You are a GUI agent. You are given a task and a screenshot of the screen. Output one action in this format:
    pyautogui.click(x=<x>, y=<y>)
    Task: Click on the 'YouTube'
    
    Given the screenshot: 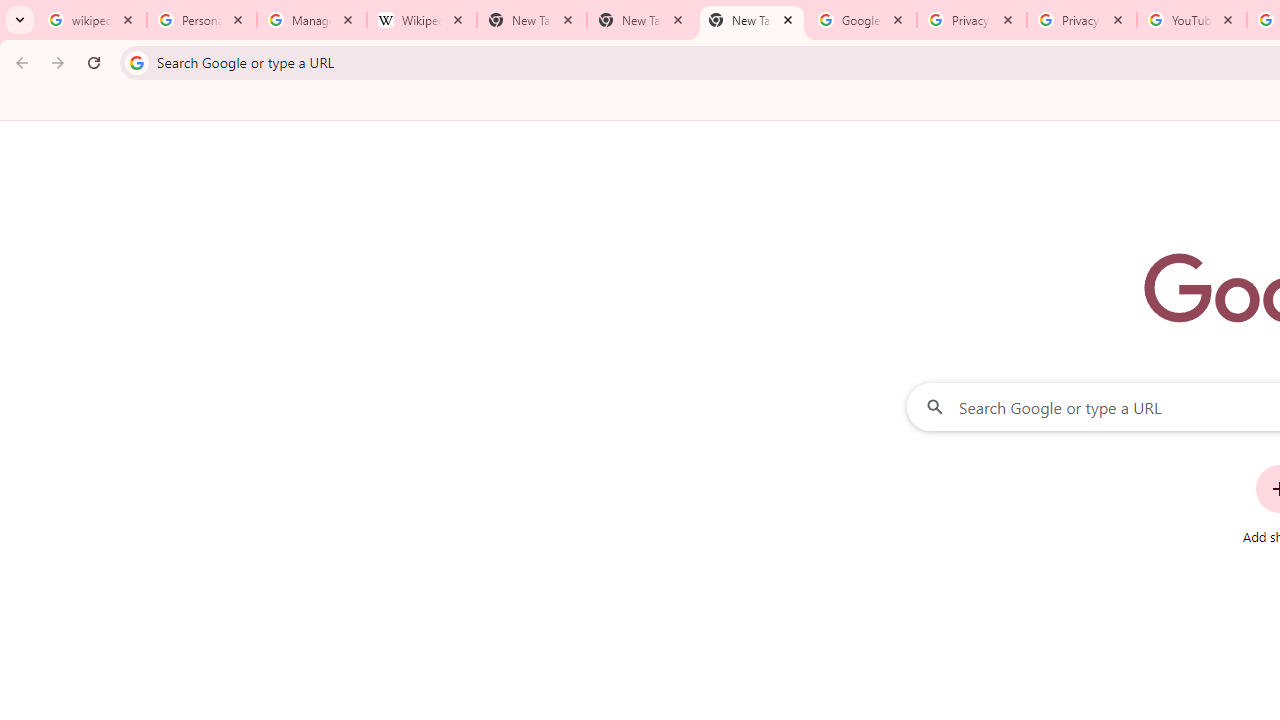 What is the action you would take?
    pyautogui.click(x=1191, y=20)
    